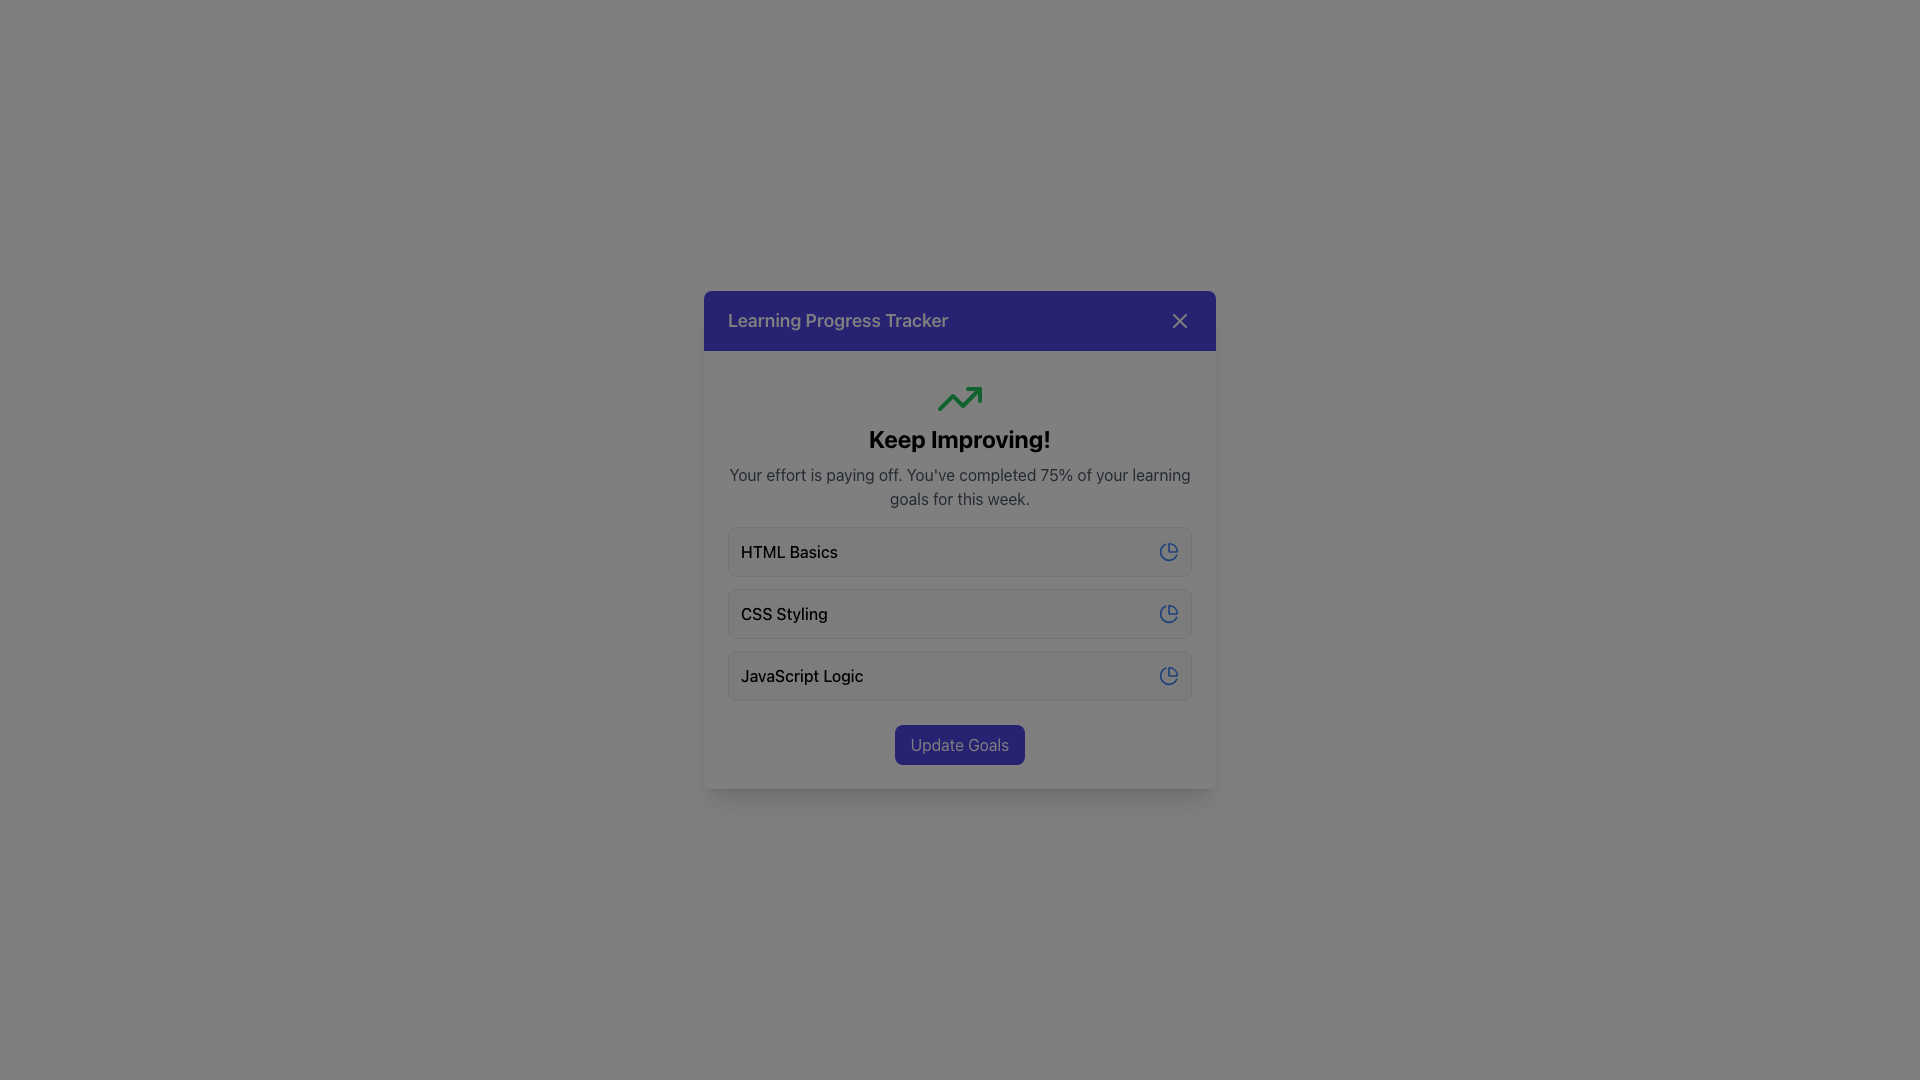  Describe the element at coordinates (960, 486) in the screenshot. I see `the text label displaying progress towards learning goals that reads 'Your effort is paying off. You've completed 75% of your learning goals for this week.'` at that location.